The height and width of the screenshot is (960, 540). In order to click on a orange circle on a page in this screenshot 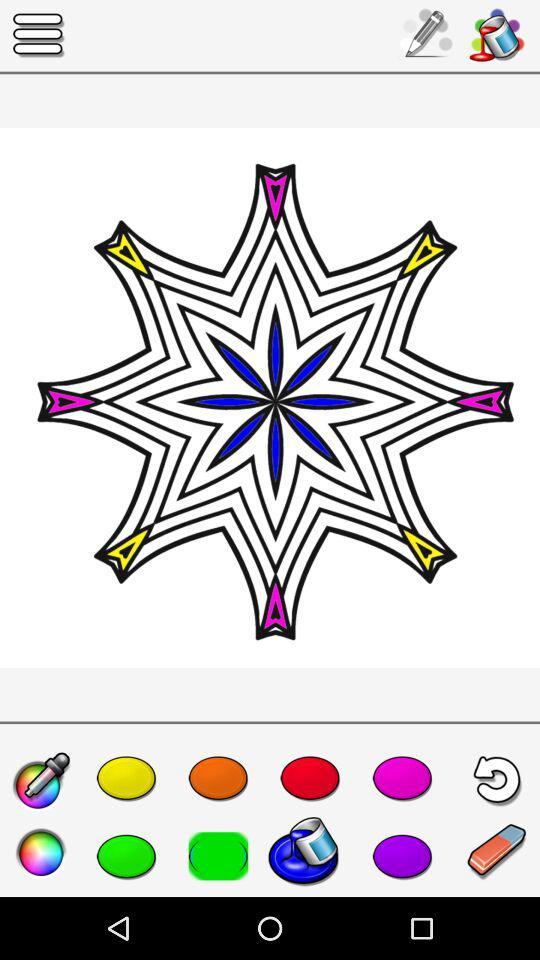, I will do `click(217, 776)`.